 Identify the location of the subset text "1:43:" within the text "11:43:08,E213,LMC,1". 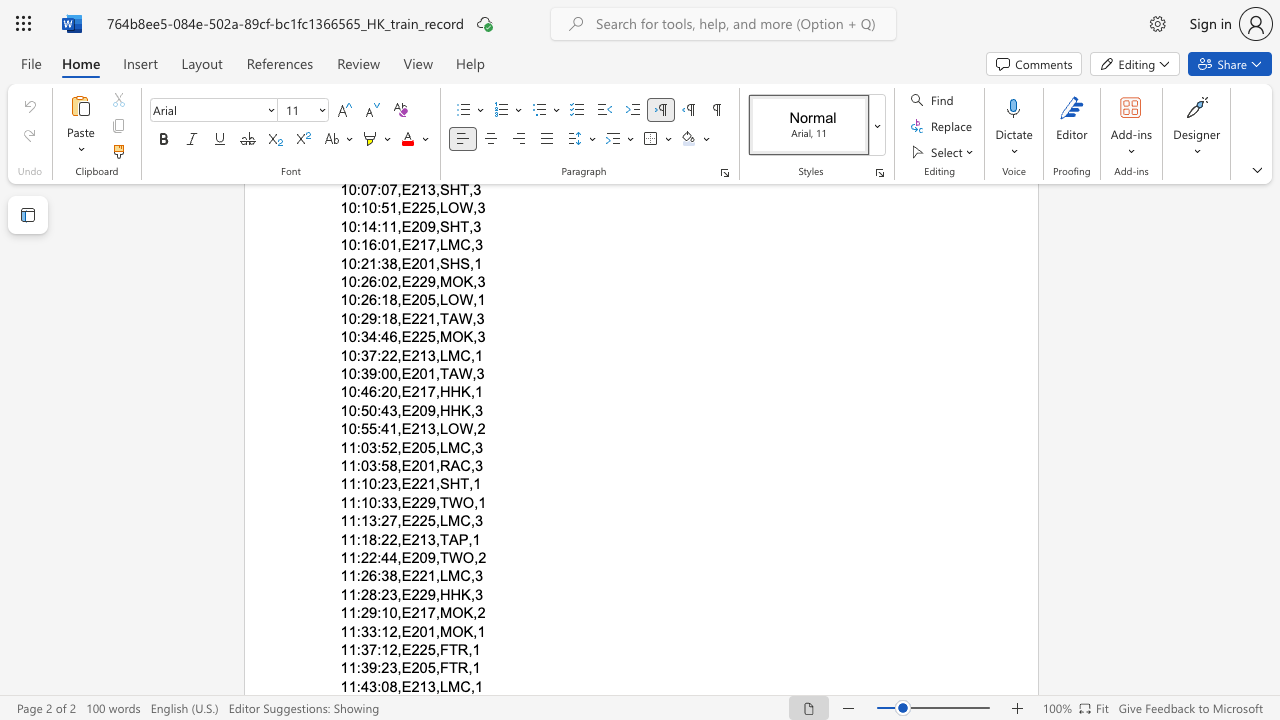
(348, 685).